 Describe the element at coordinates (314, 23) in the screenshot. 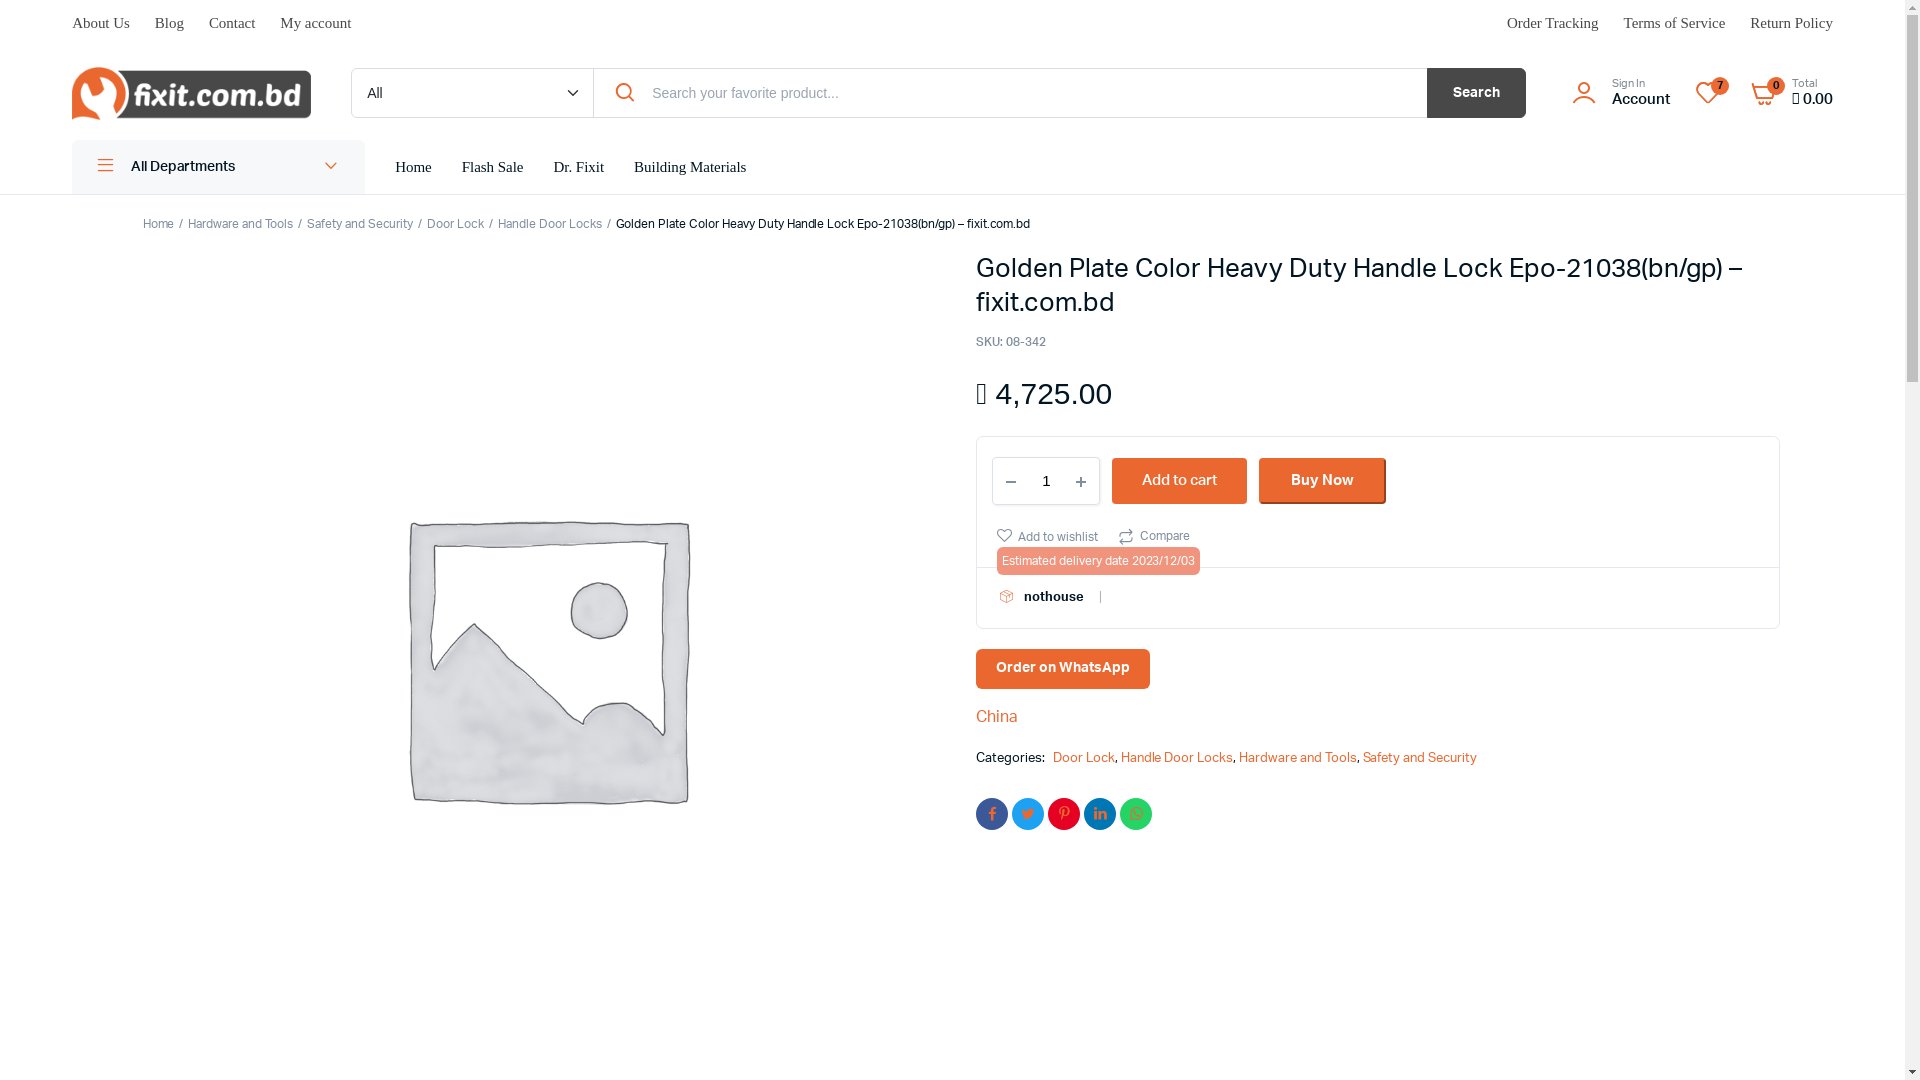

I see `'My account'` at that location.